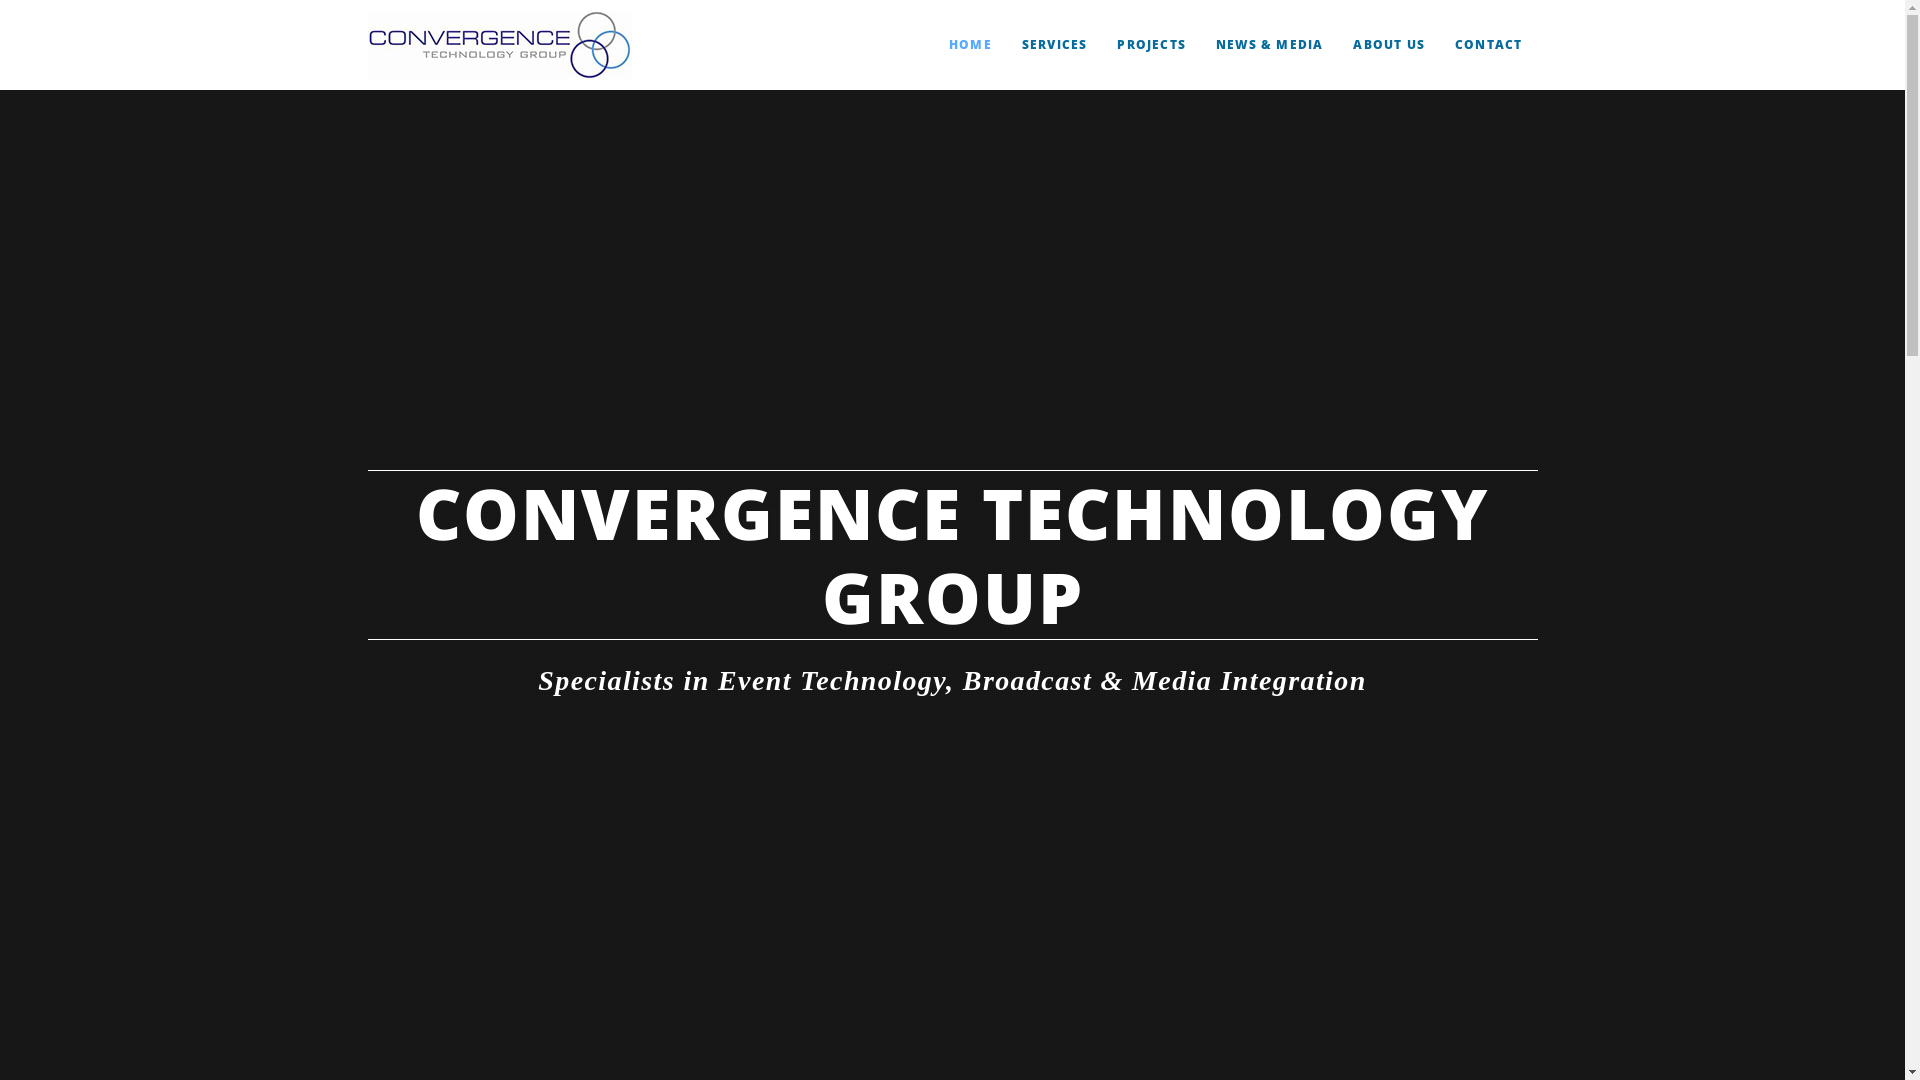 The image size is (1920, 1080). What do you see at coordinates (970, 45) in the screenshot?
I see `'HOME'` at bounding box center [970, 45].